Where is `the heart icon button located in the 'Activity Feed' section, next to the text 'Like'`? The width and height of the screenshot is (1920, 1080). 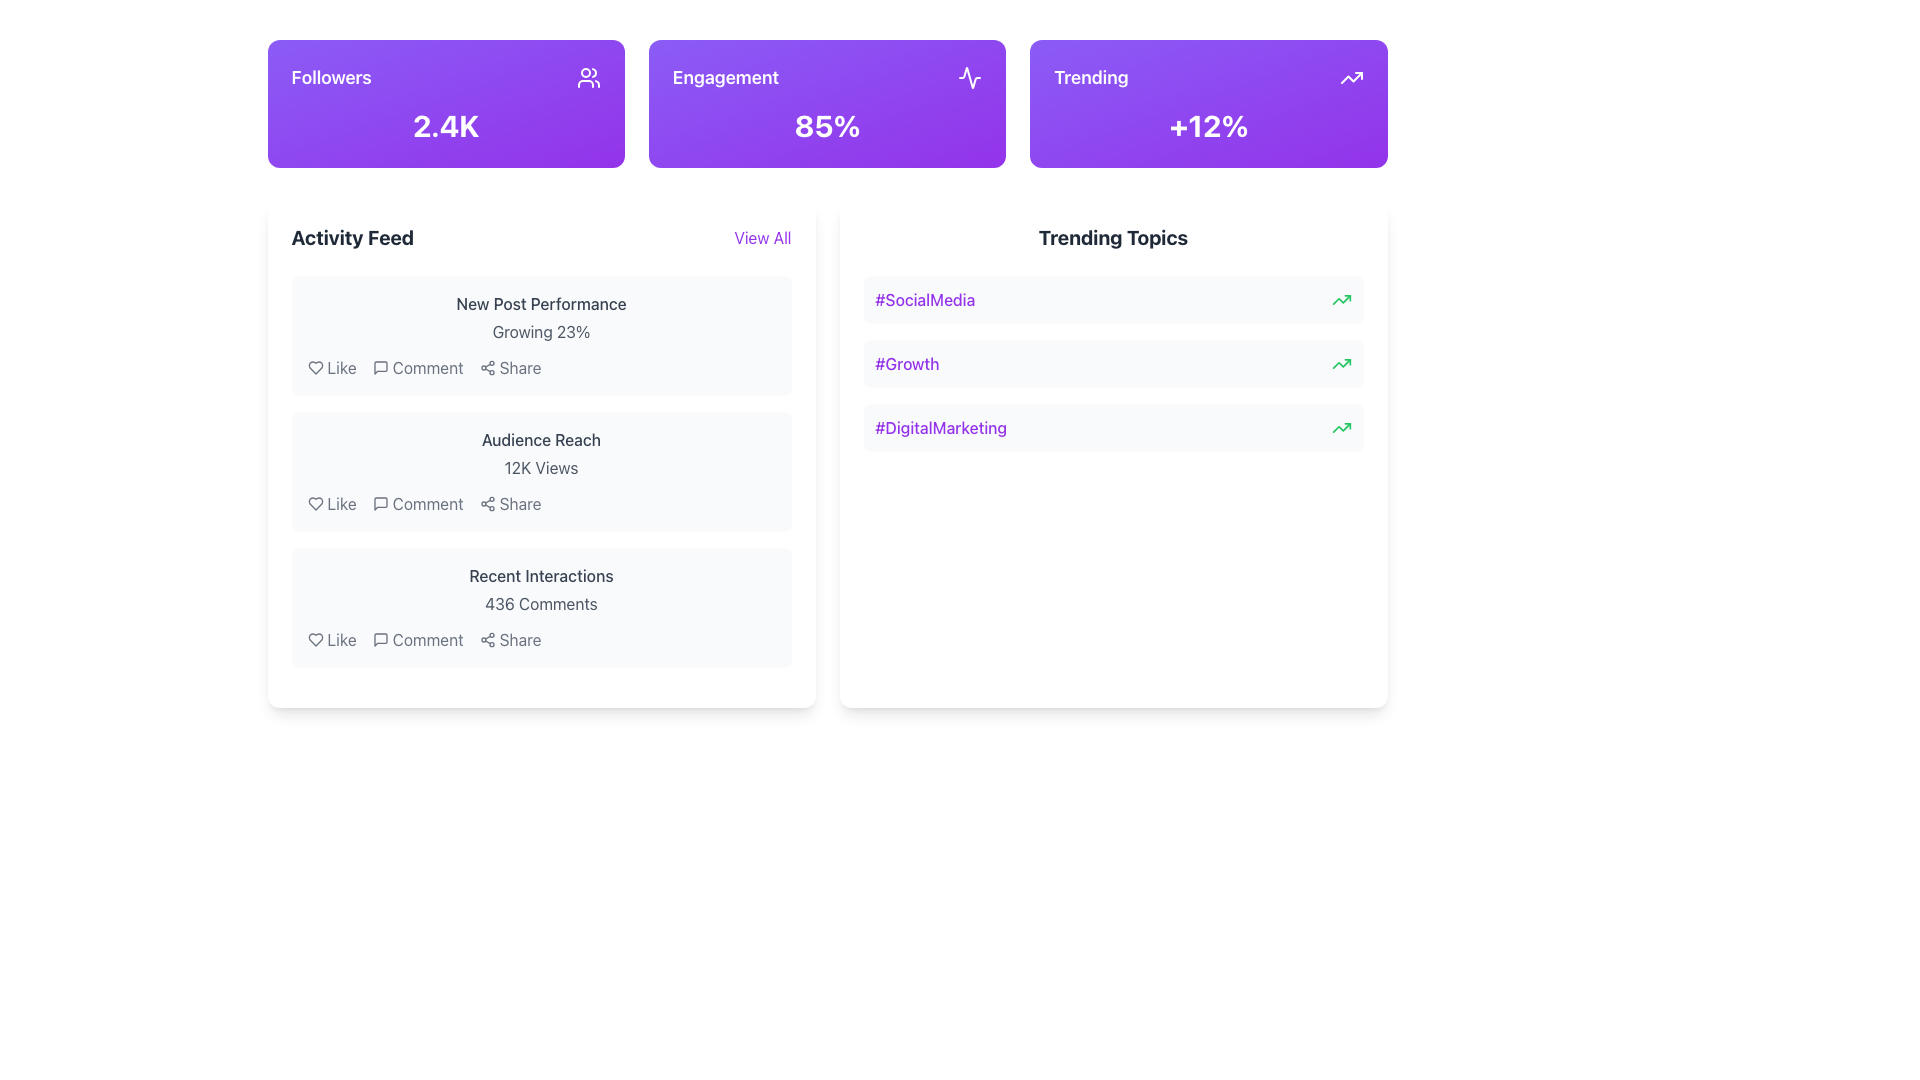 the heart icon button located in the 'Activity Feed' section, next to the text 'Like' is located at coordinates (314, 367).